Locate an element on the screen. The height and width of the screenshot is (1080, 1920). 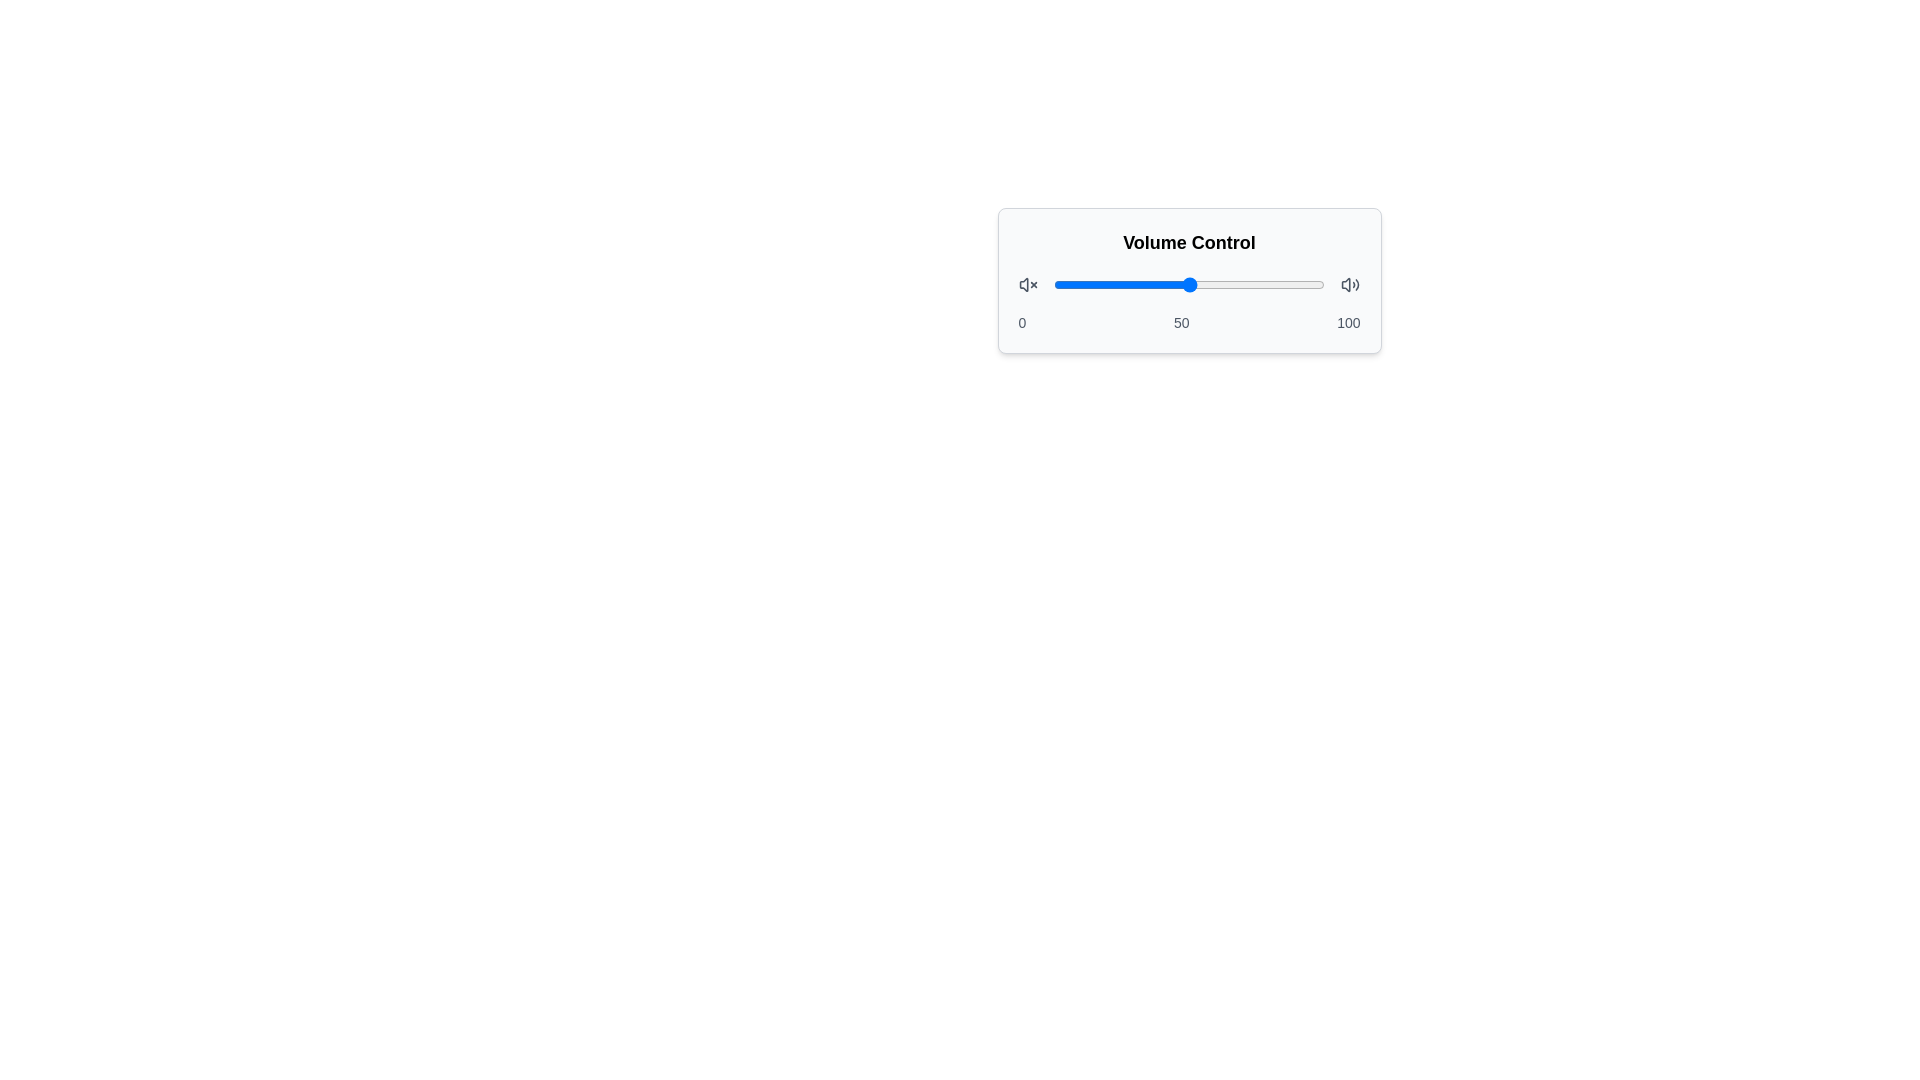
the slider to set the volume to 3 is located at coordinates (1060, 285).